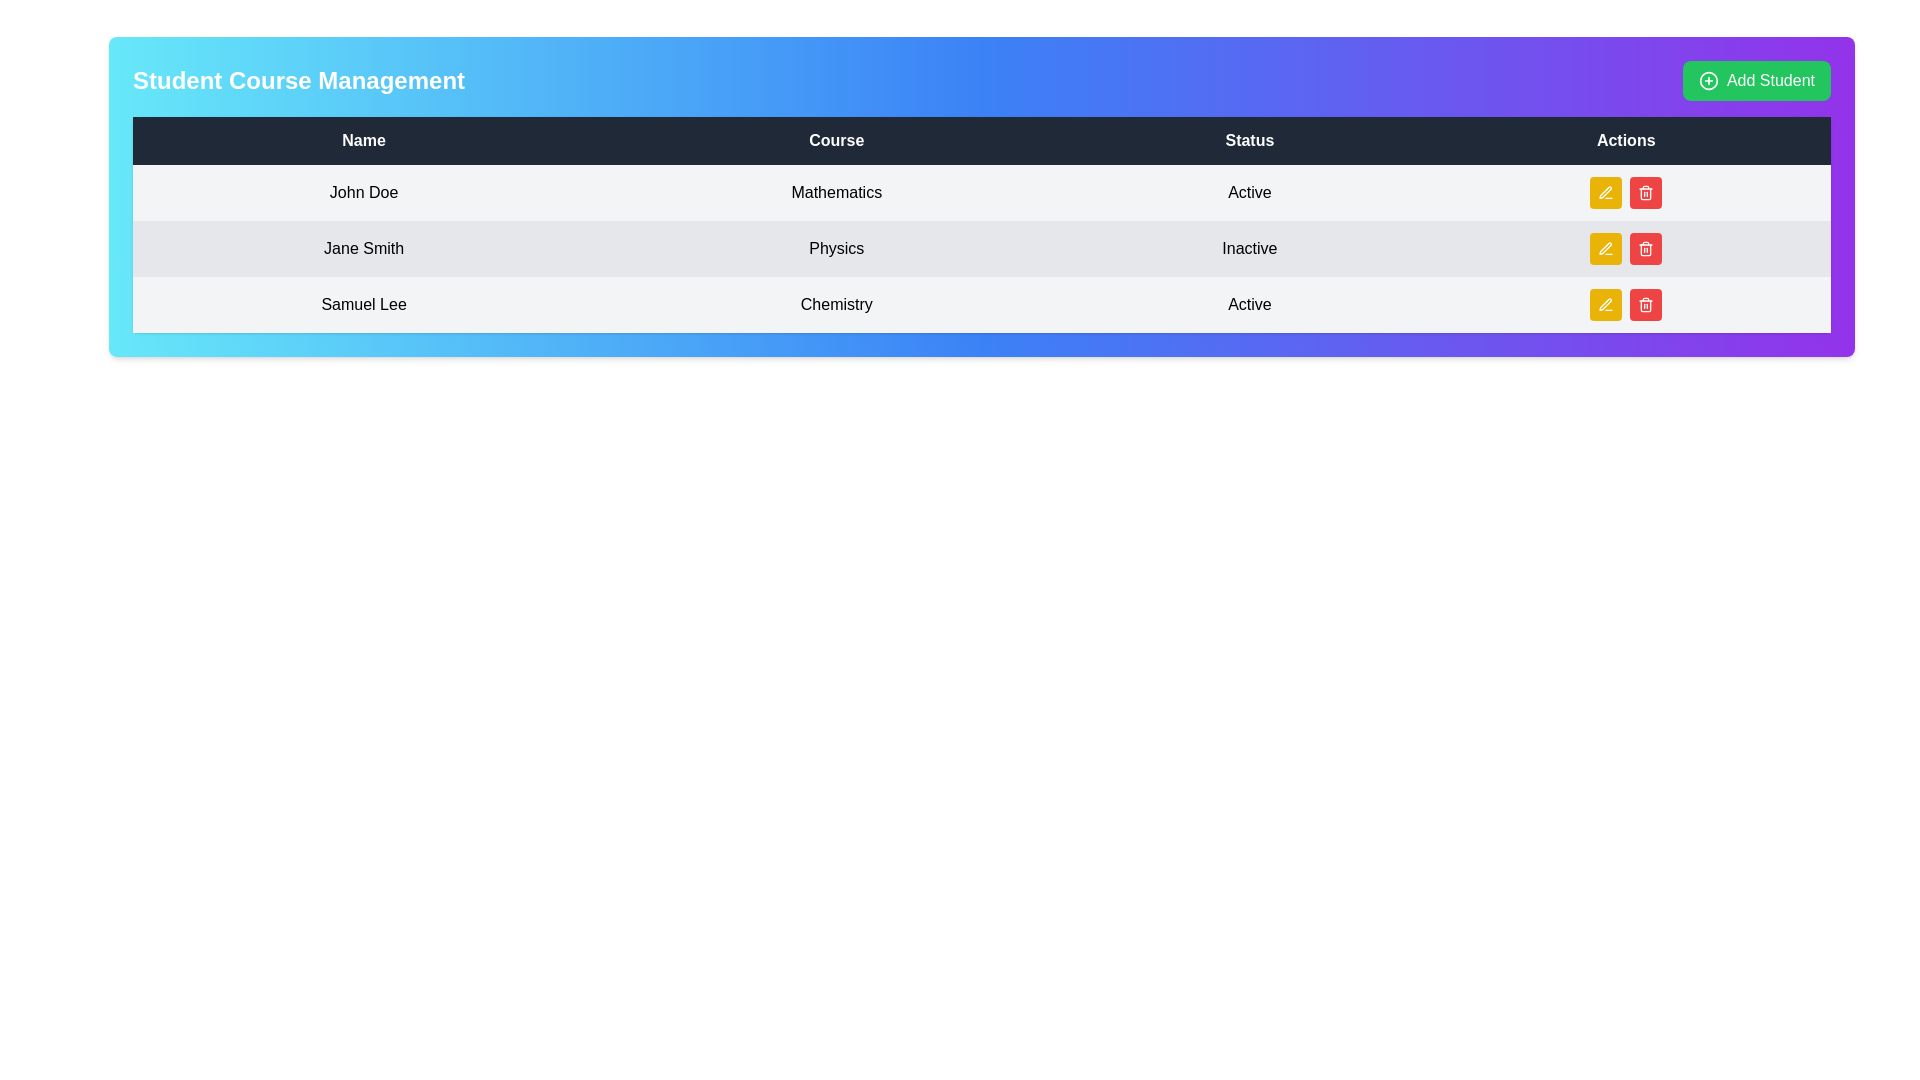 The width and height of the screenshot is (1920, 1080). I want to click on the table row item displaying 'John Doe', 'Mathematics', and 'Active', so click(982, 192).